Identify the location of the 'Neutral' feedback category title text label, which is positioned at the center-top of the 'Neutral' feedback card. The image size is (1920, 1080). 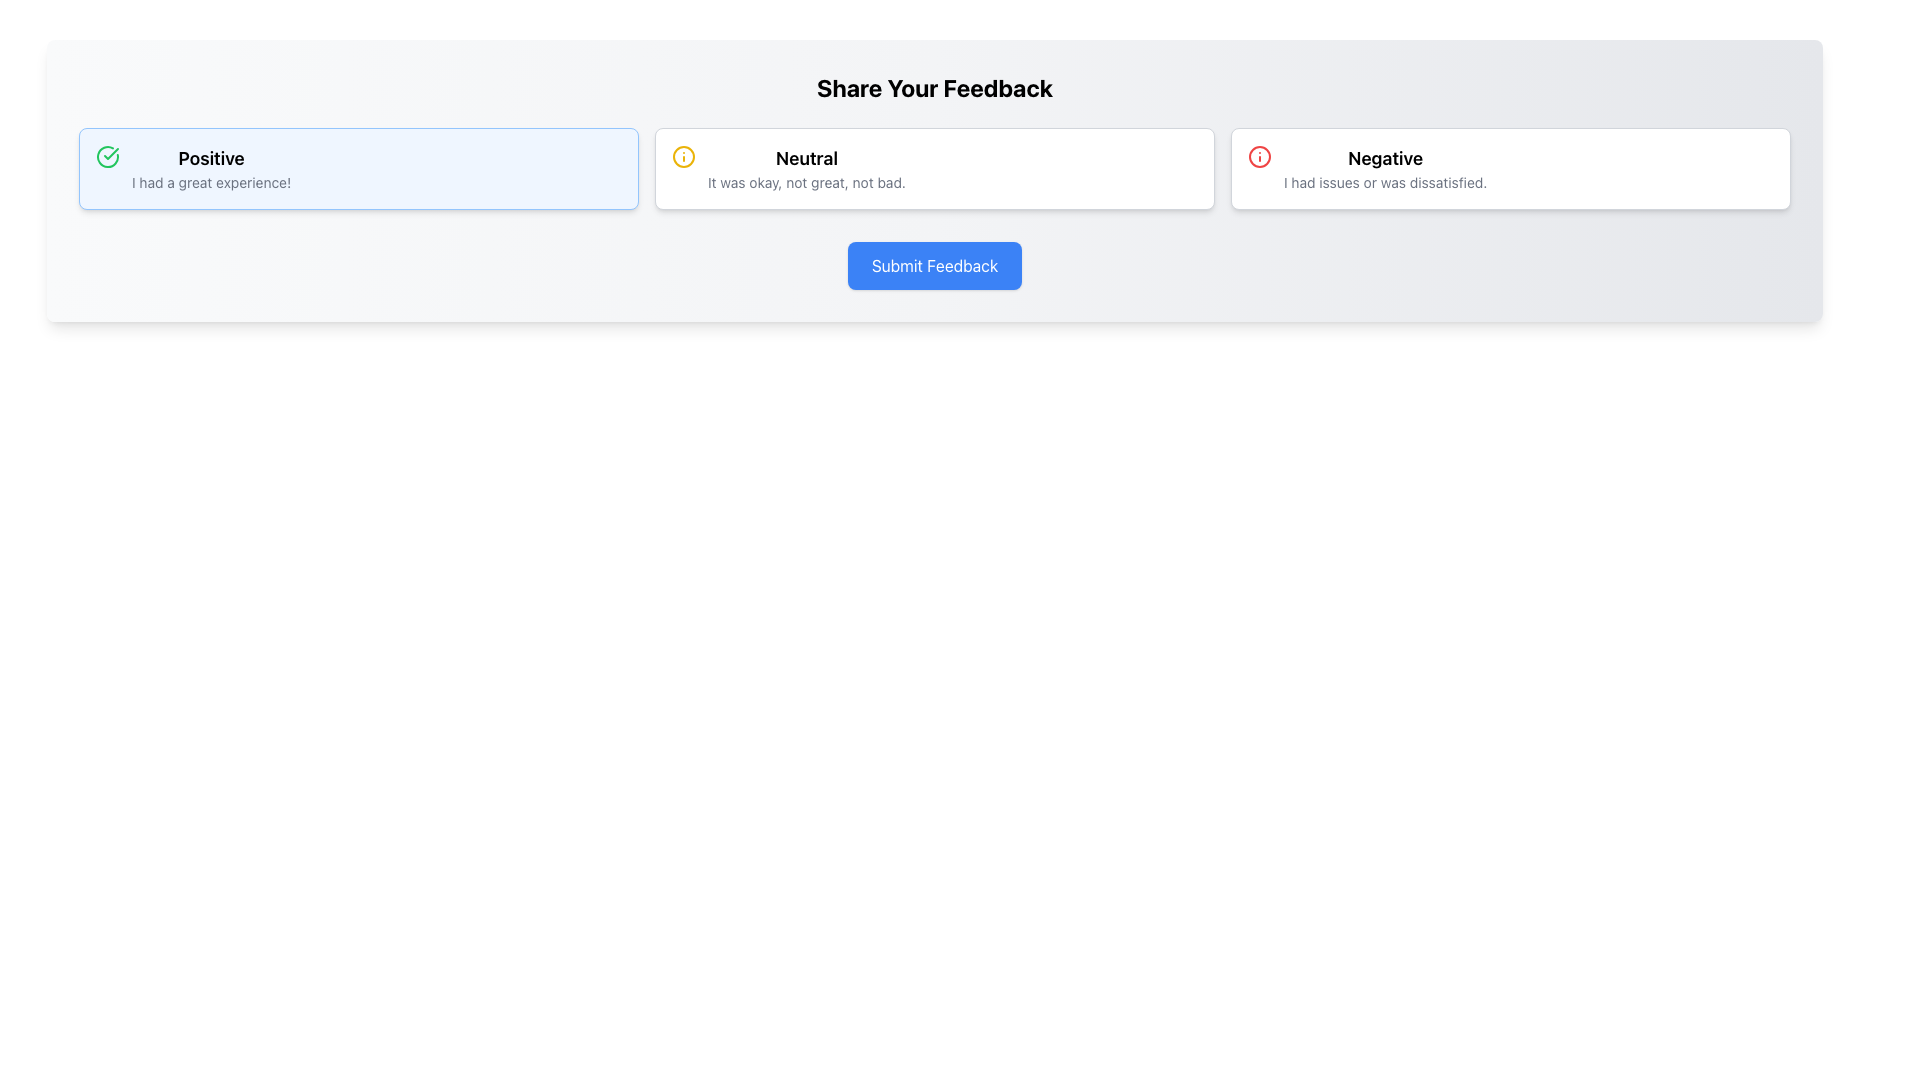
(806, 157).